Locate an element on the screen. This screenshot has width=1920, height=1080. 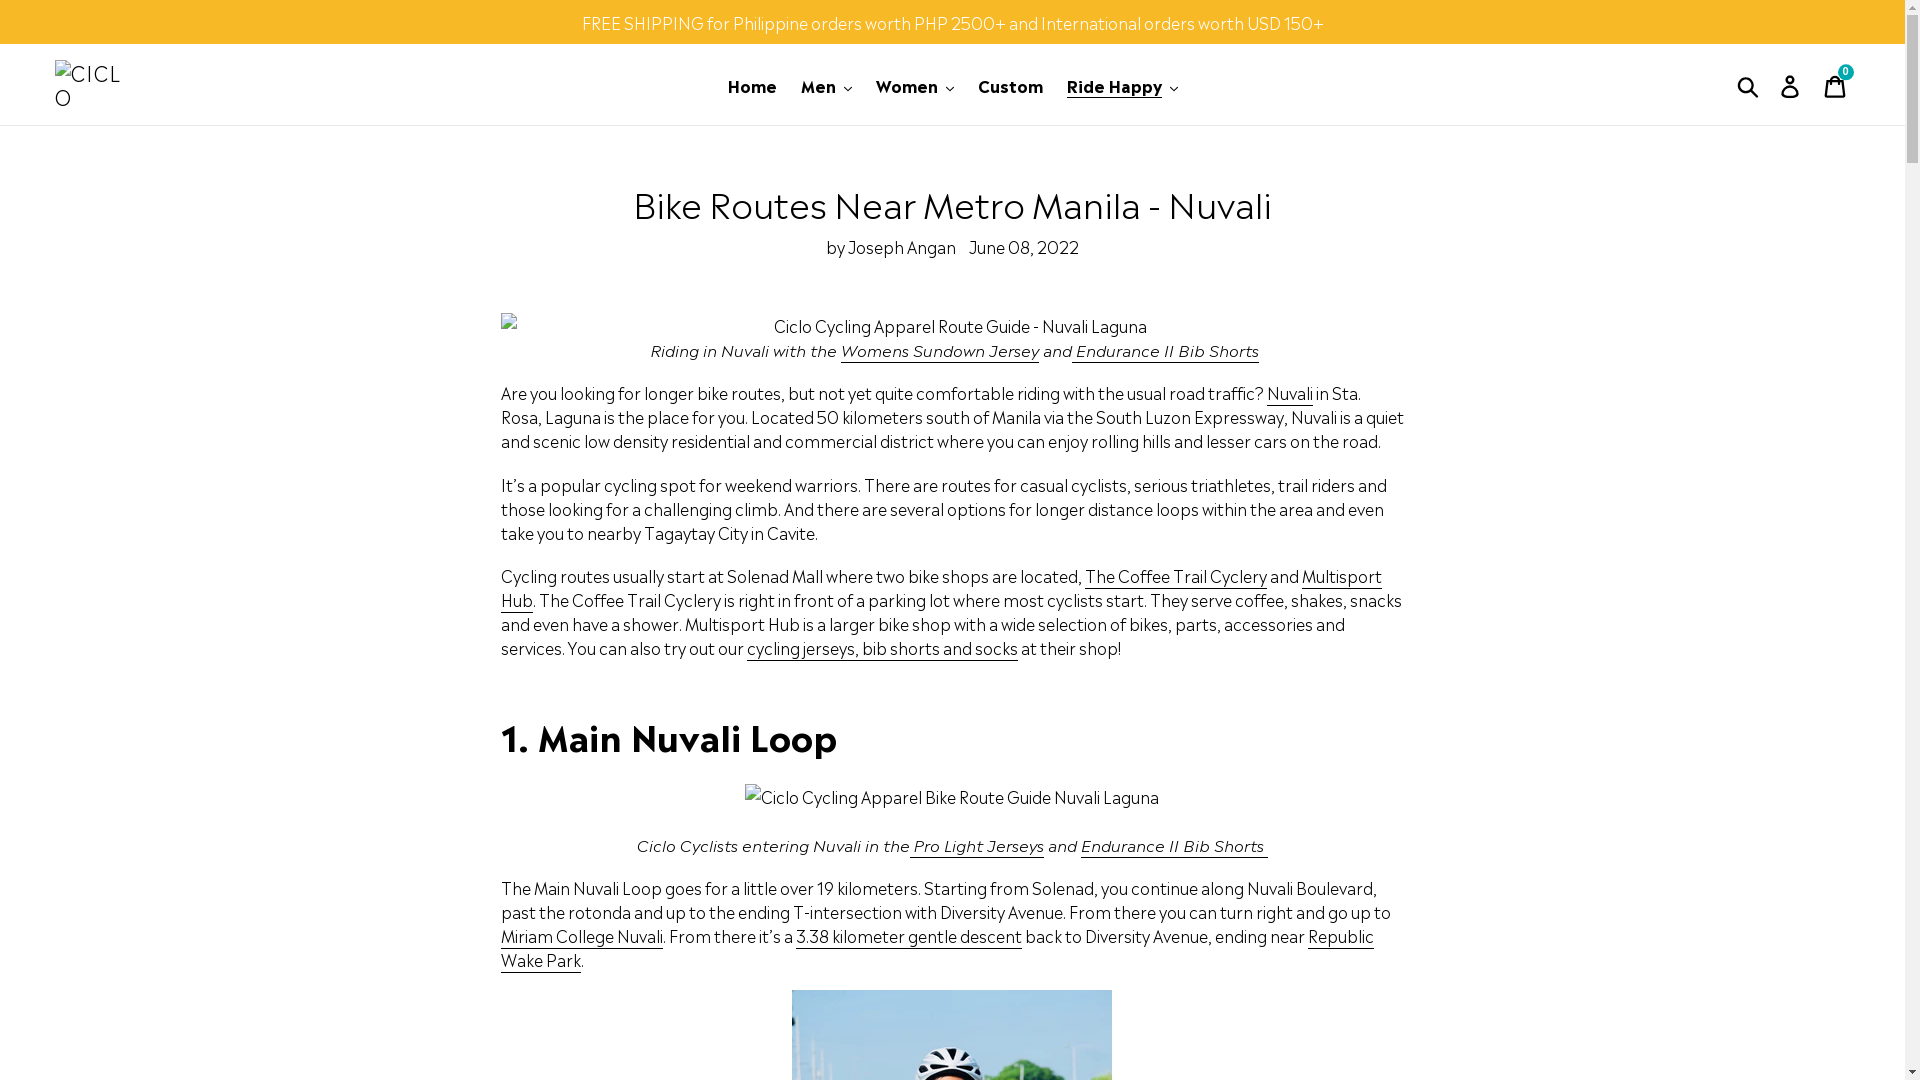
'Womens Sundown Jersey' is located at coordinates (939, 349).